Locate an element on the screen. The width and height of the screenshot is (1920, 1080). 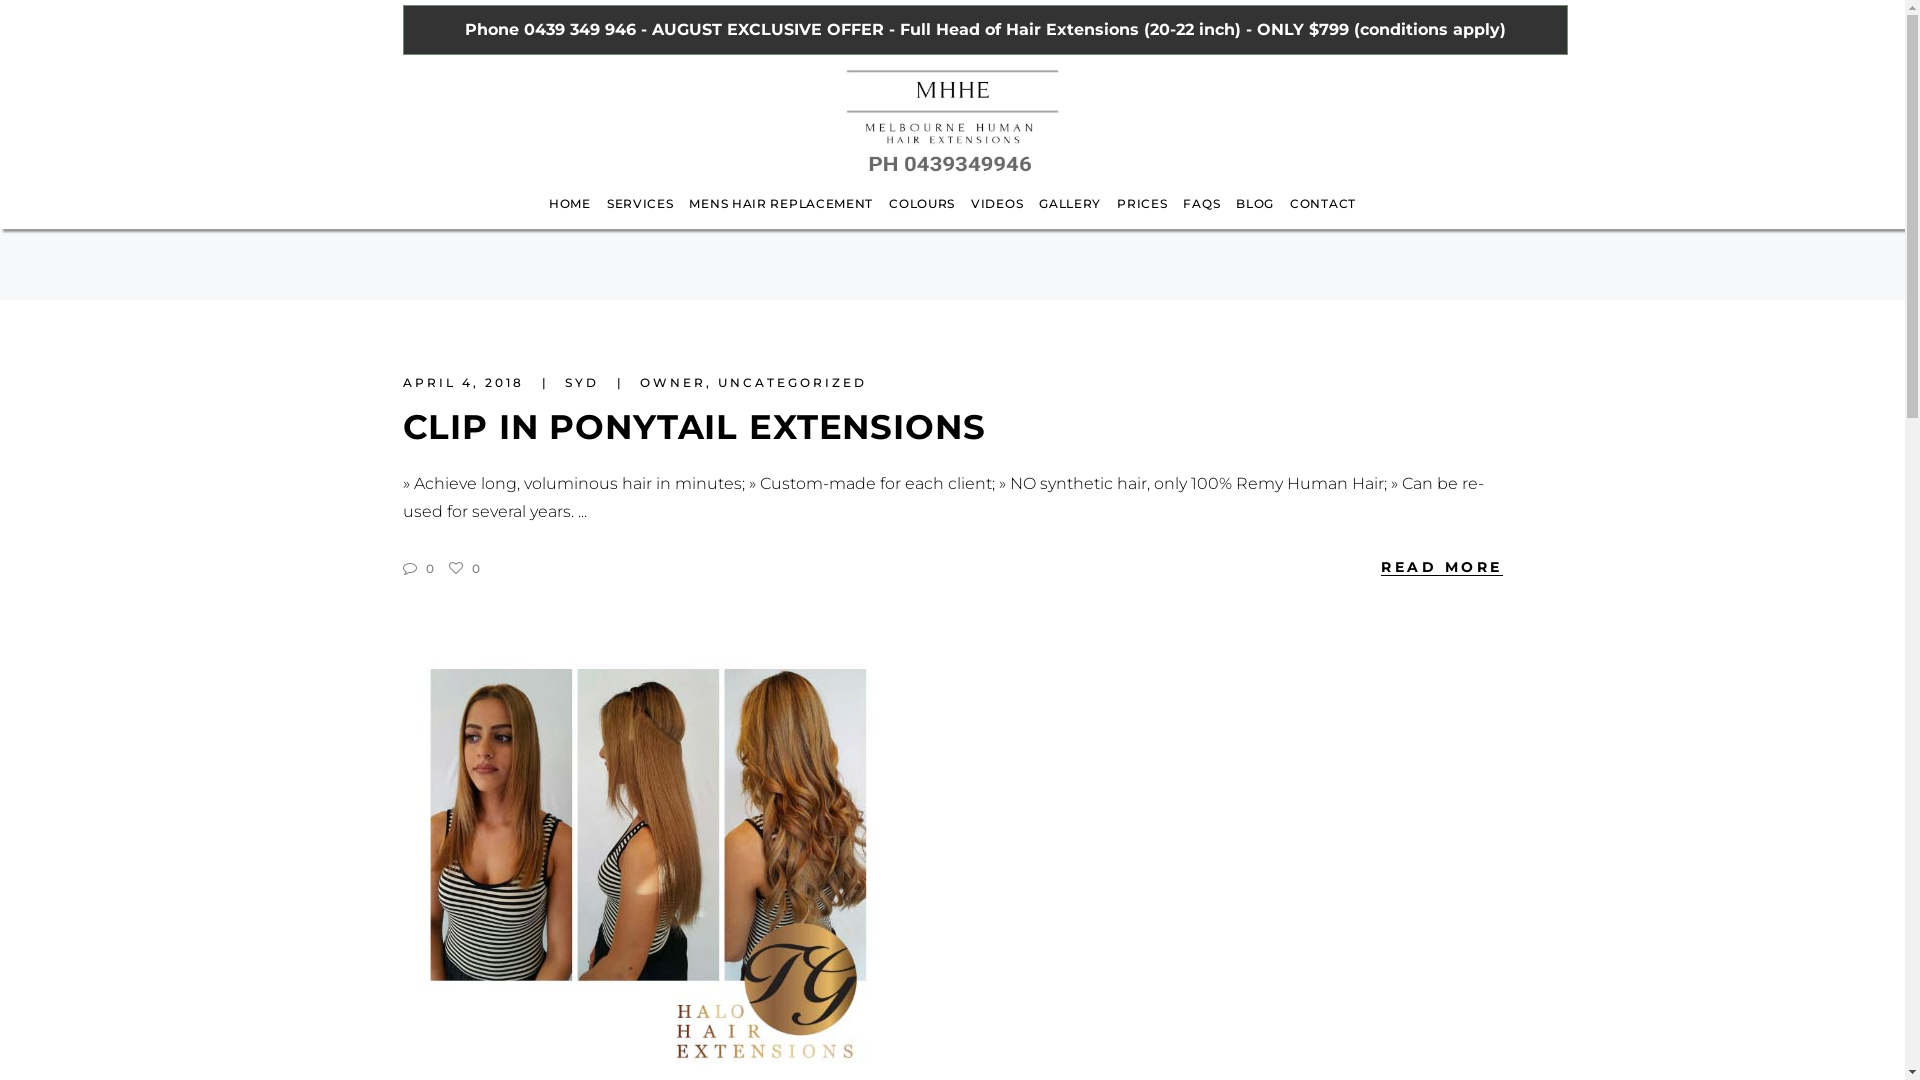
'OWNER' is located at coordinates (672, 382).